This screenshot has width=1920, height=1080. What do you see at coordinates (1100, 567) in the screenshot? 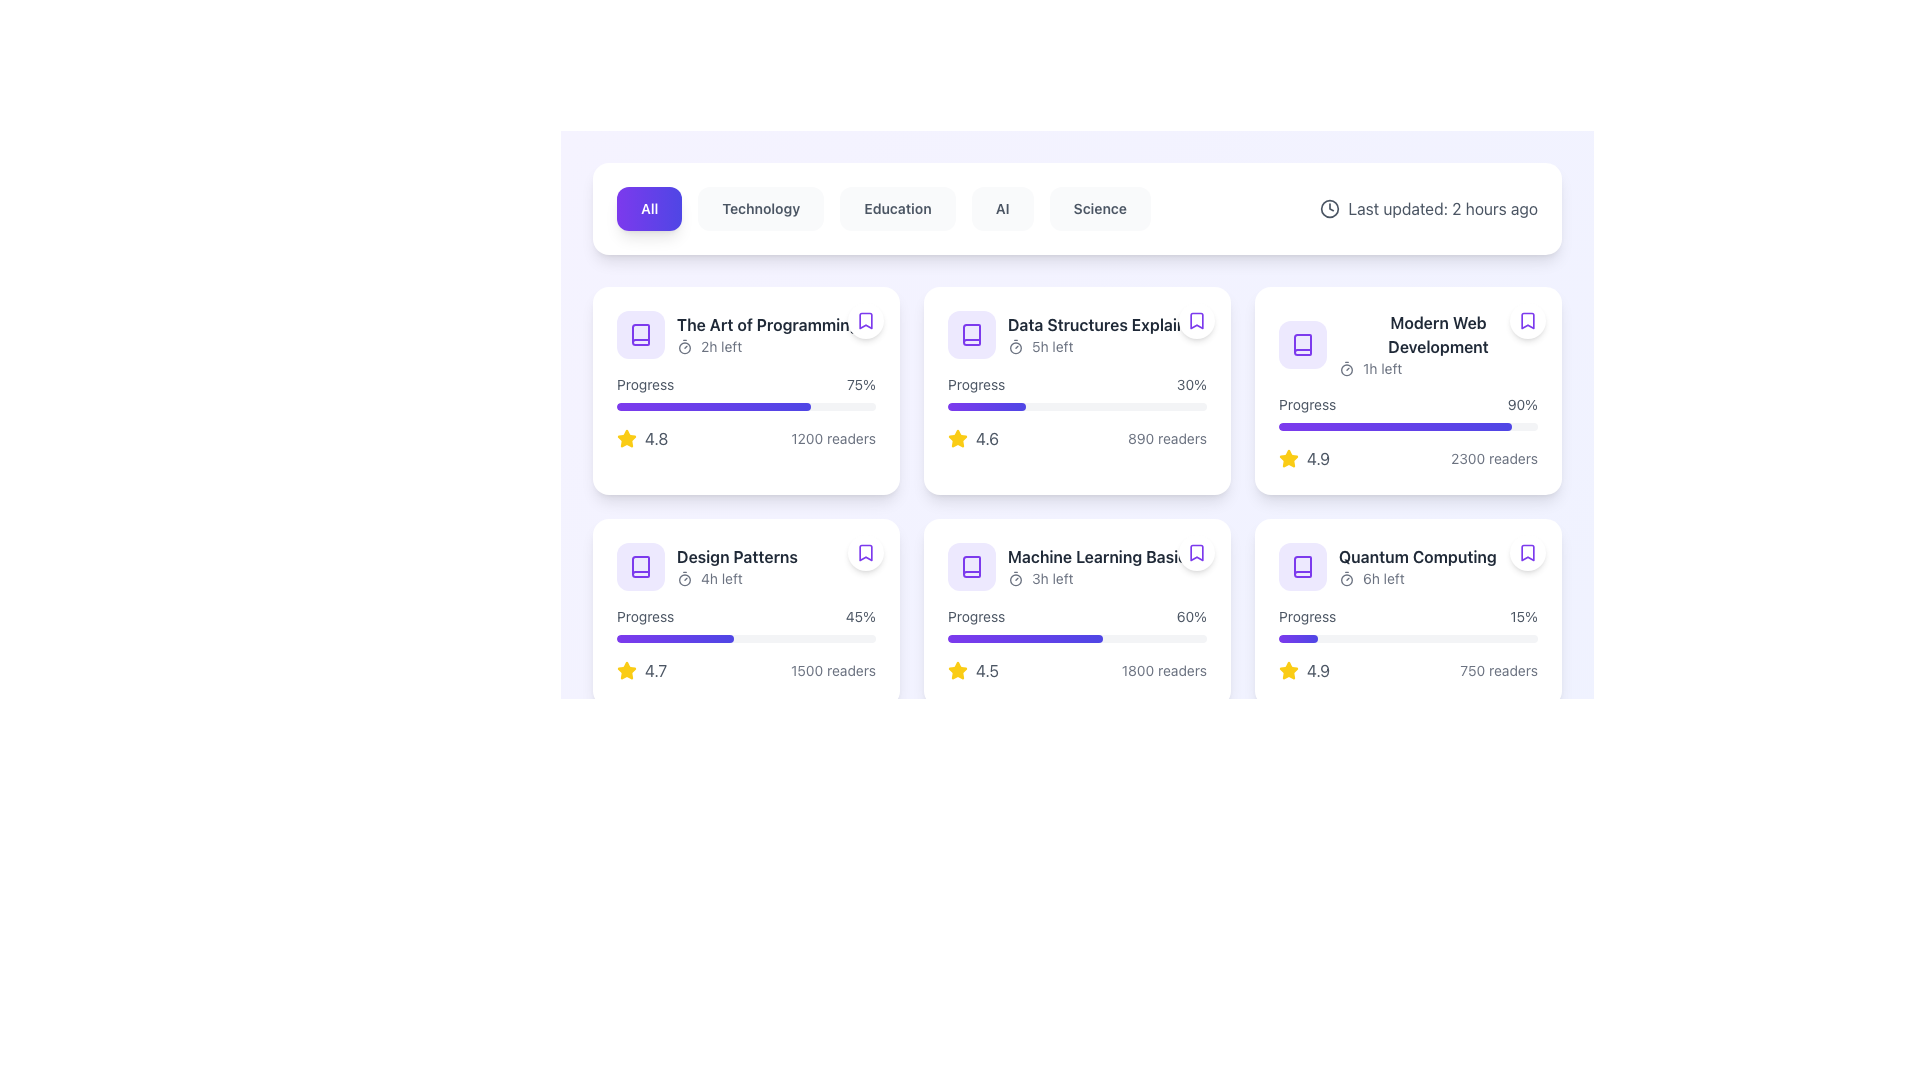
I see `title and timing information displayed in the text label under the 'Machine Learning Basics' card, located in the second row and third column of the grid` at bounding box center [1100, 567].